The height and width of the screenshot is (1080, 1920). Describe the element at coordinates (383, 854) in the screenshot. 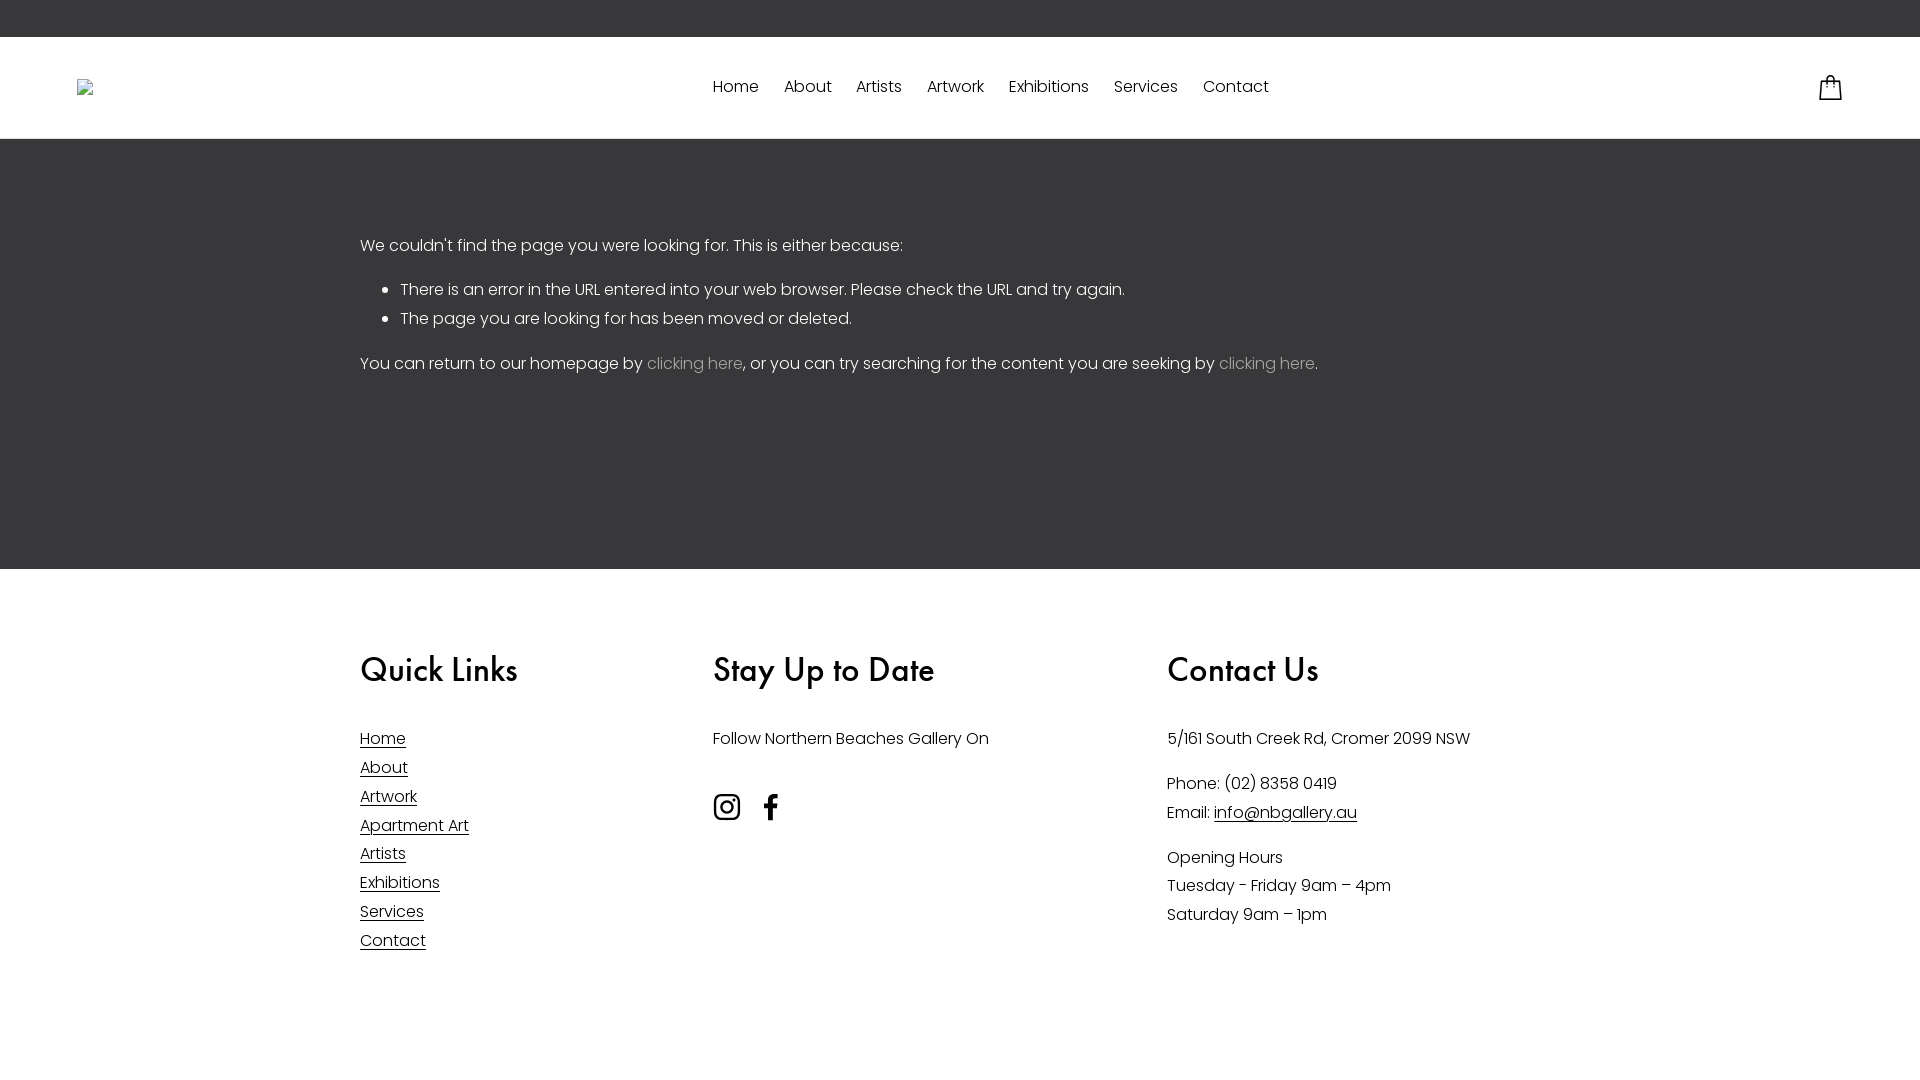

I see `'Artists'` at that location.